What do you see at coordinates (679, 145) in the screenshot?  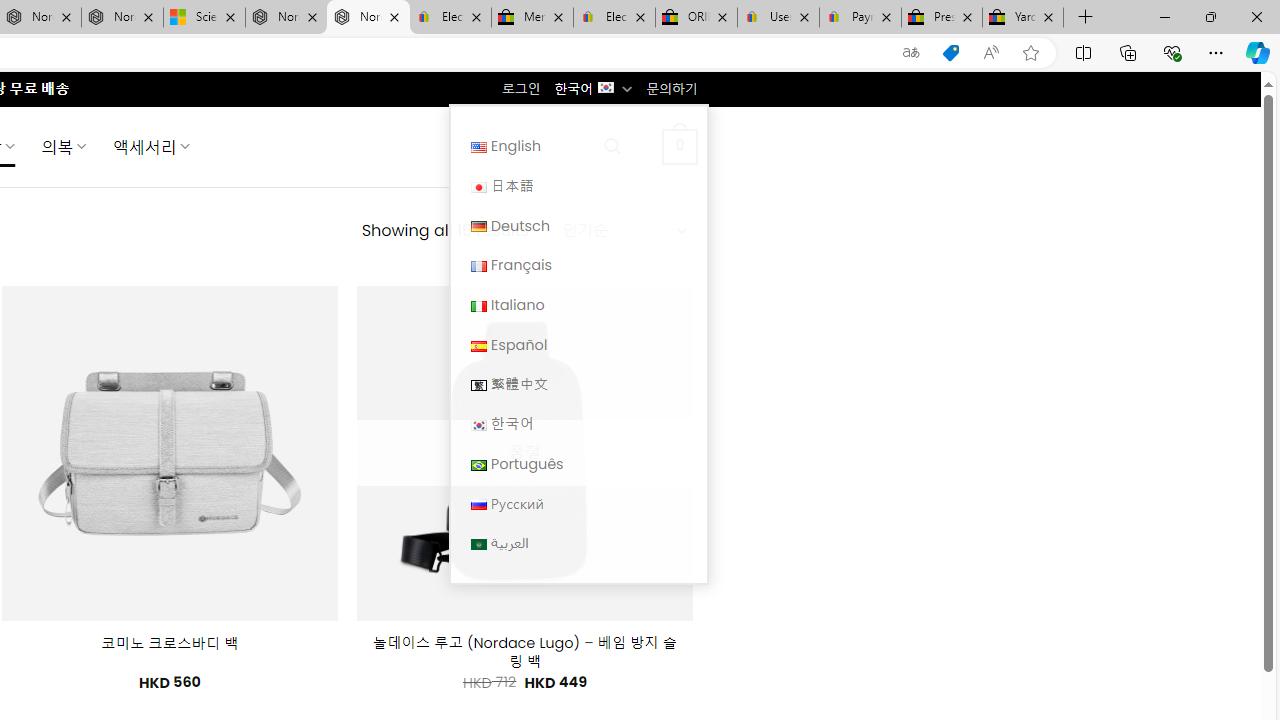 I see `' 0 '` at bounding box center [679, 145].